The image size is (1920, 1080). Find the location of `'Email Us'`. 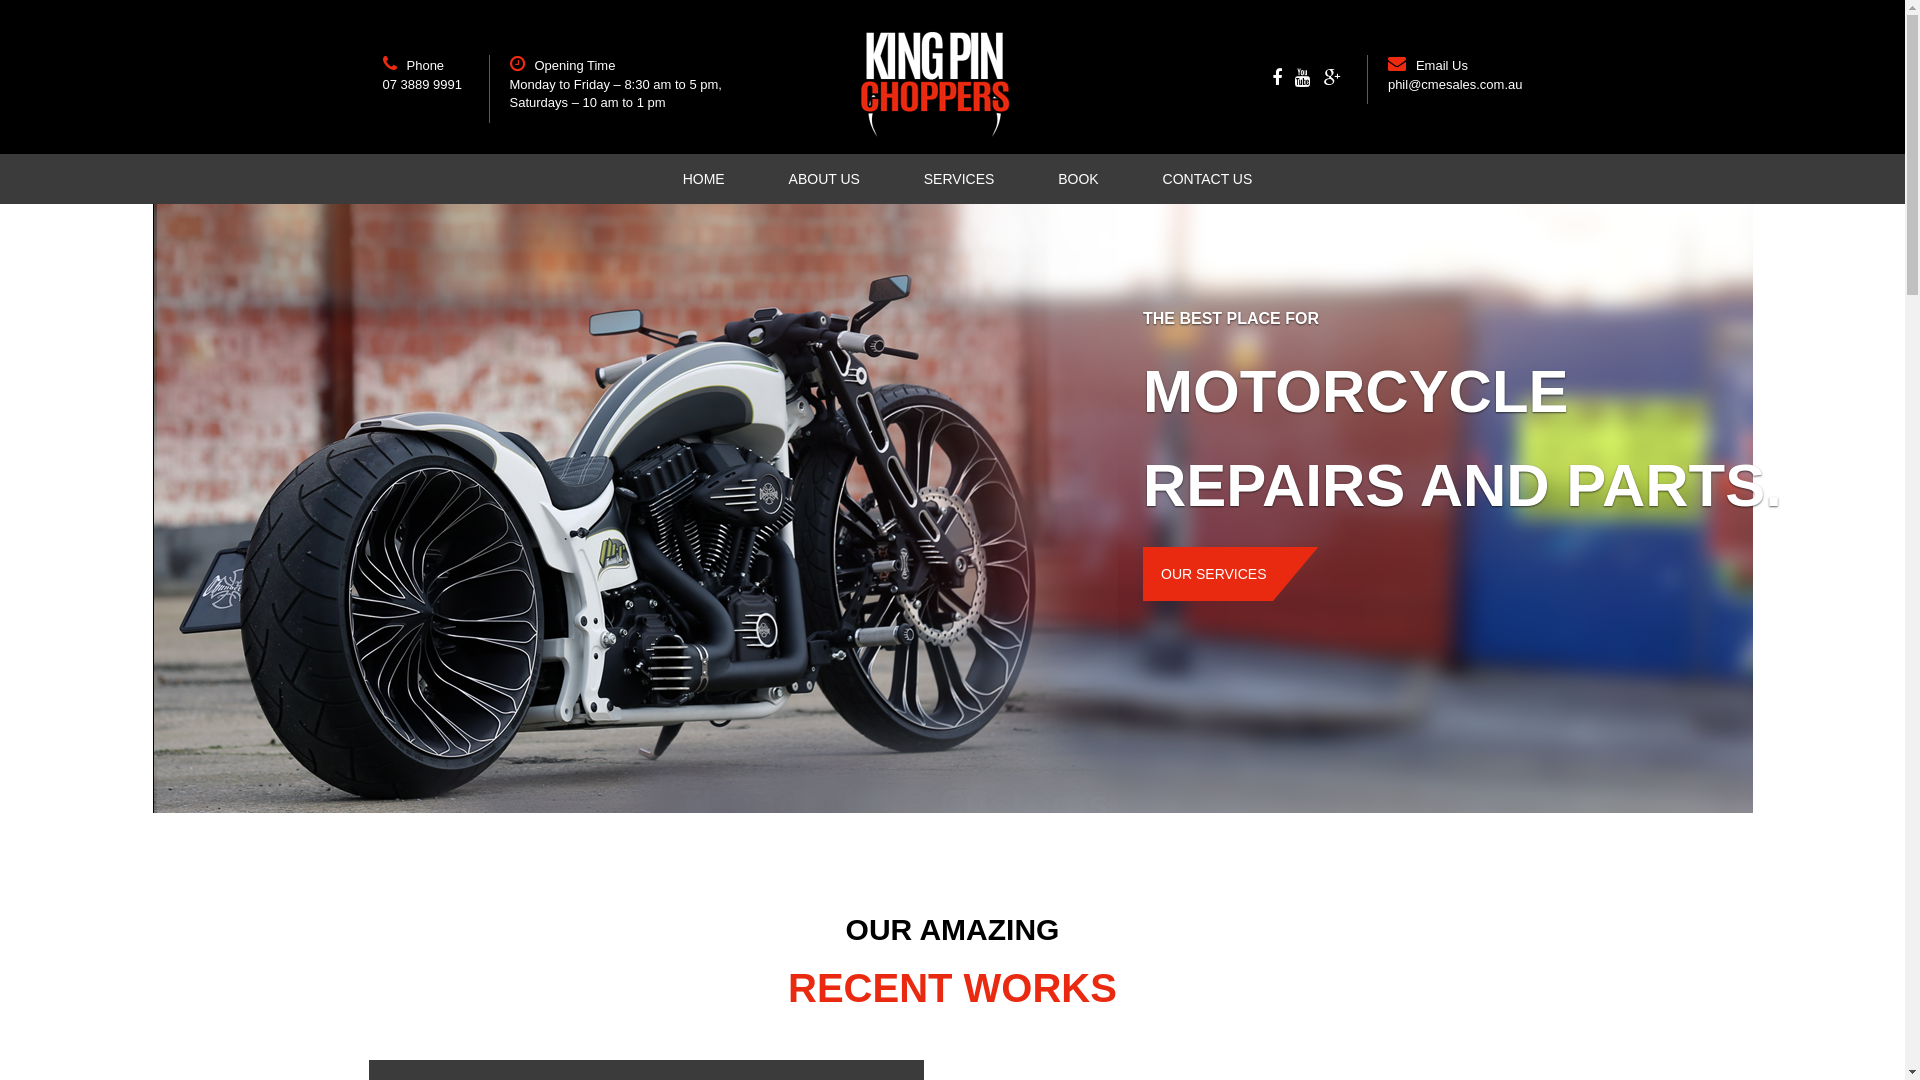

'Email Us' is located at coordinates (1441, 64).